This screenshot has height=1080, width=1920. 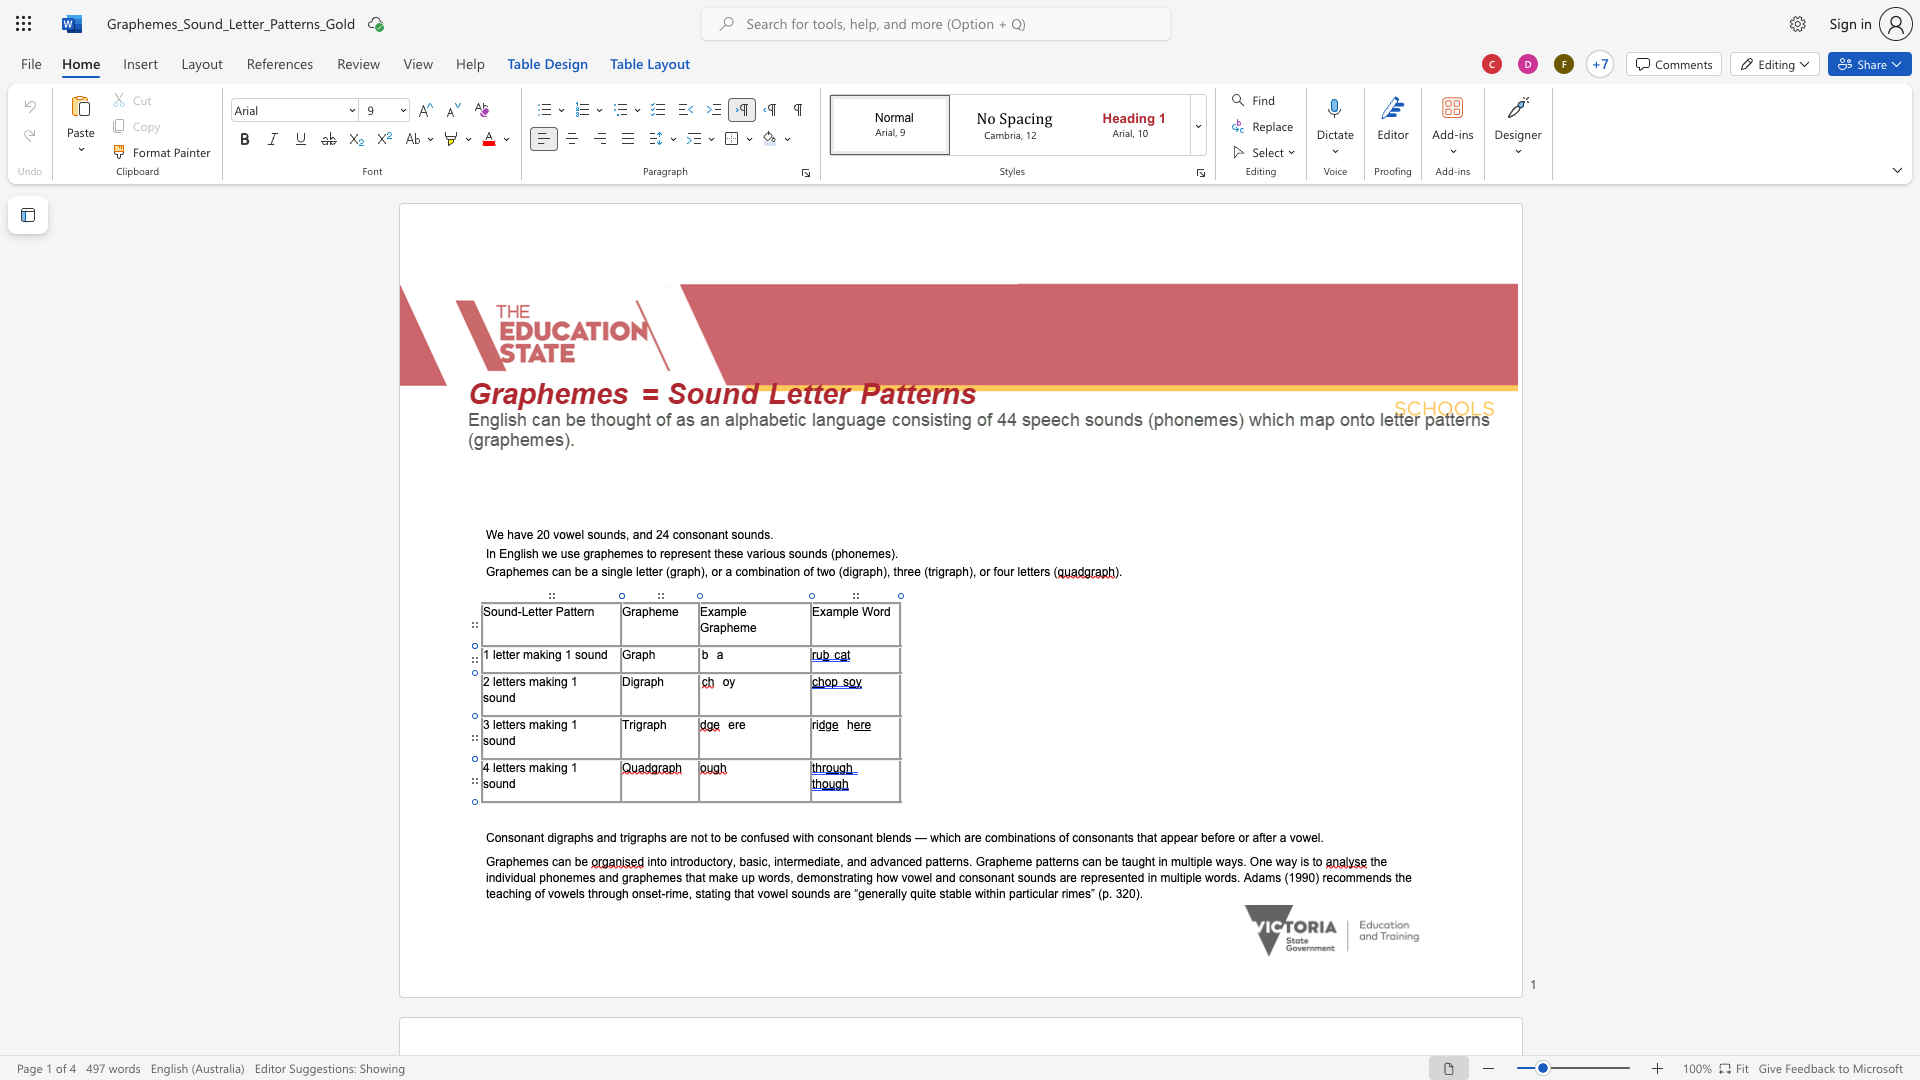 I want to click on the space between the continuous character "v" and "o" in the text, so click(x=1296, y=837).